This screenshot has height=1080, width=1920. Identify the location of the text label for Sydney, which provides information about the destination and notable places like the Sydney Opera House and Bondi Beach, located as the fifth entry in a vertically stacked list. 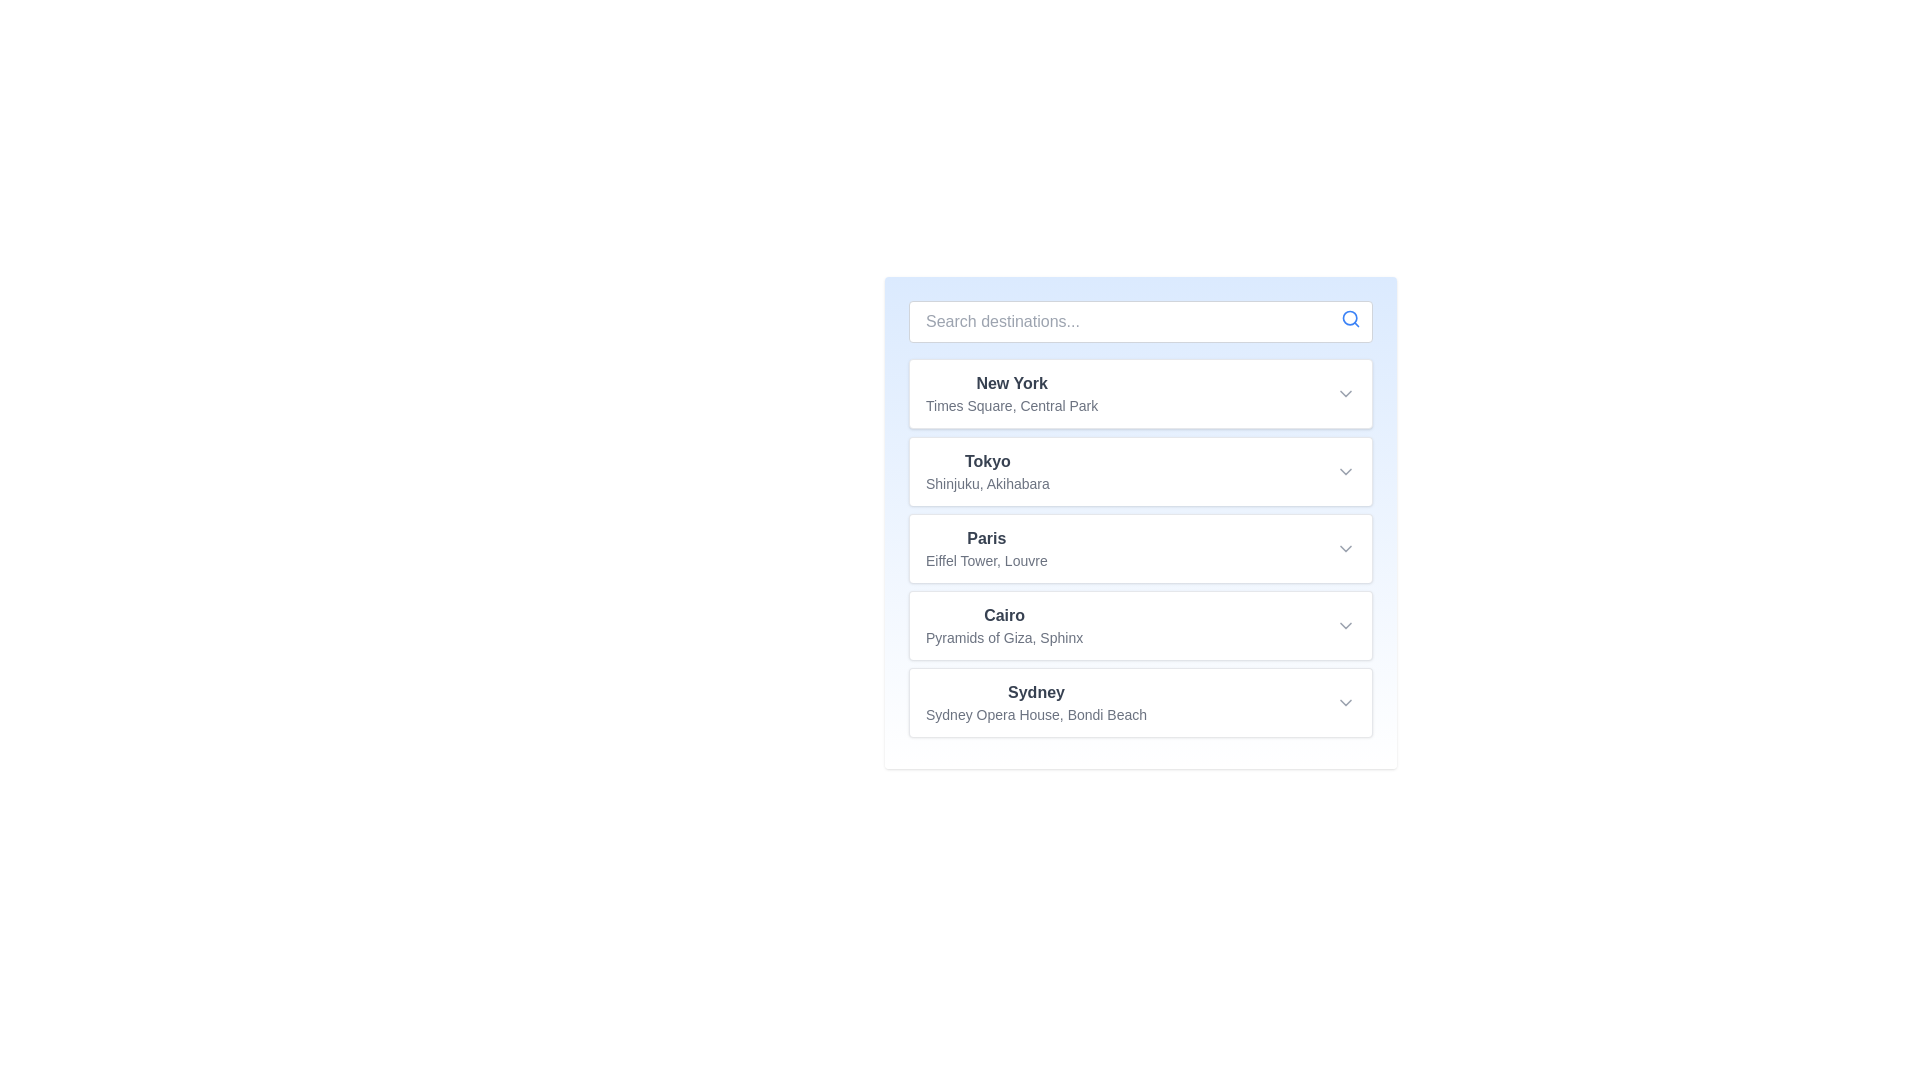
(1036, 701).